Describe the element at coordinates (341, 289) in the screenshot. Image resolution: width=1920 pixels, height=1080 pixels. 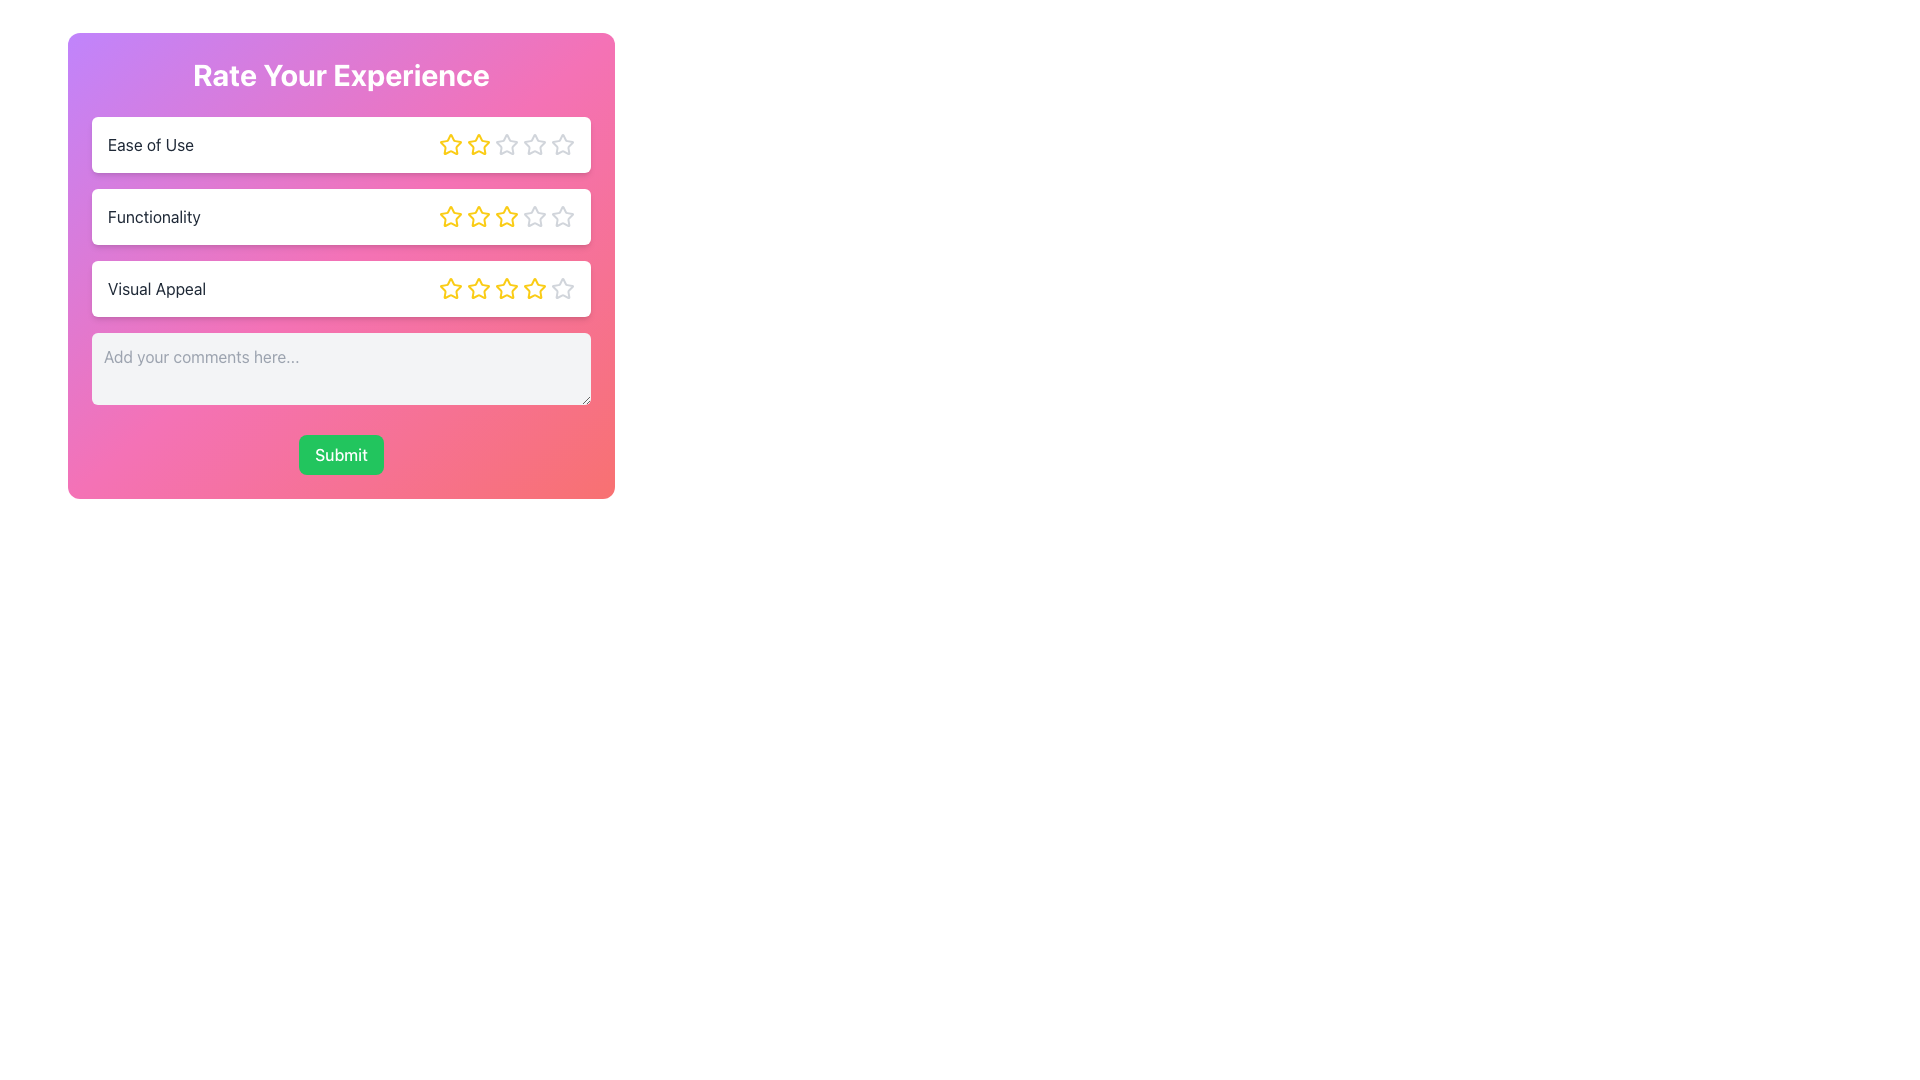
I see `the star in the 'Visual Appeal' rating component` at that location.